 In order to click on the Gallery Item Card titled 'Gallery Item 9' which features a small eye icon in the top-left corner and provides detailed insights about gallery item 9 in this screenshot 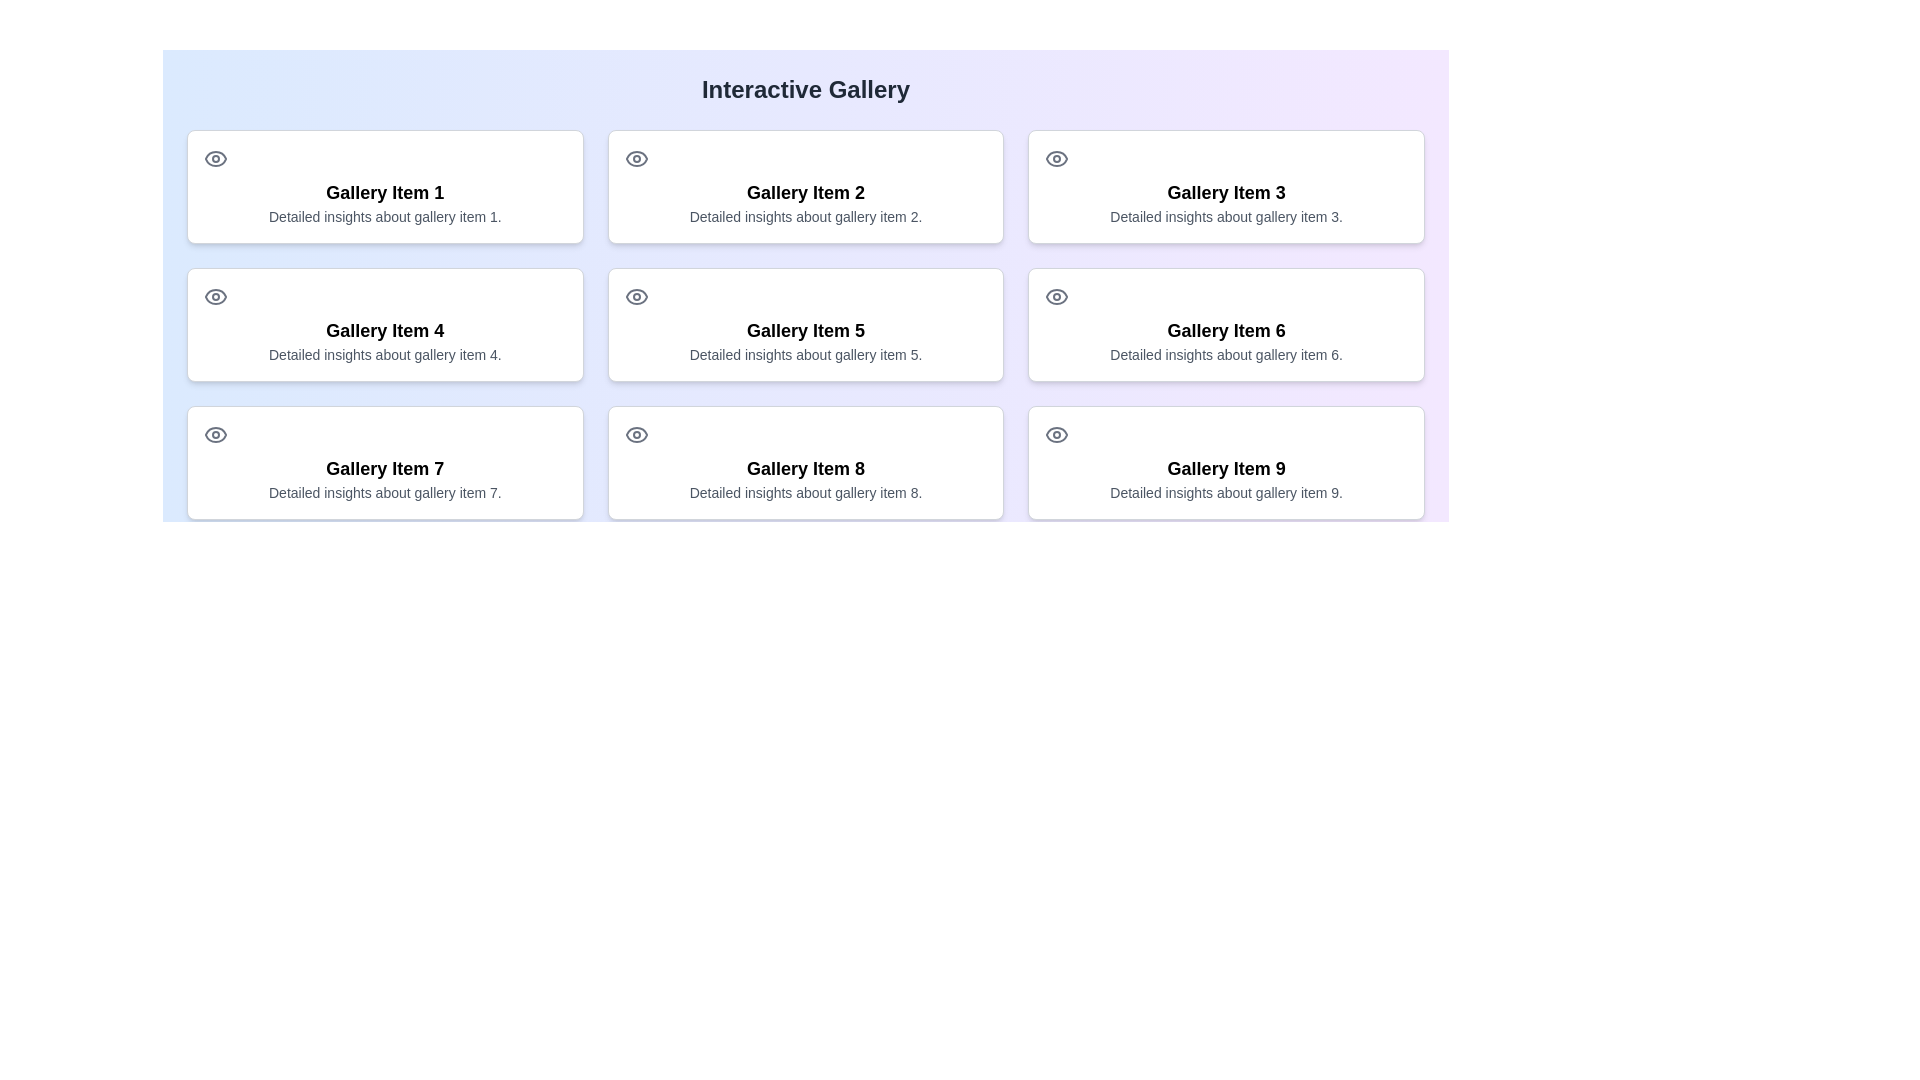, I will do `click(1225, 462)`.